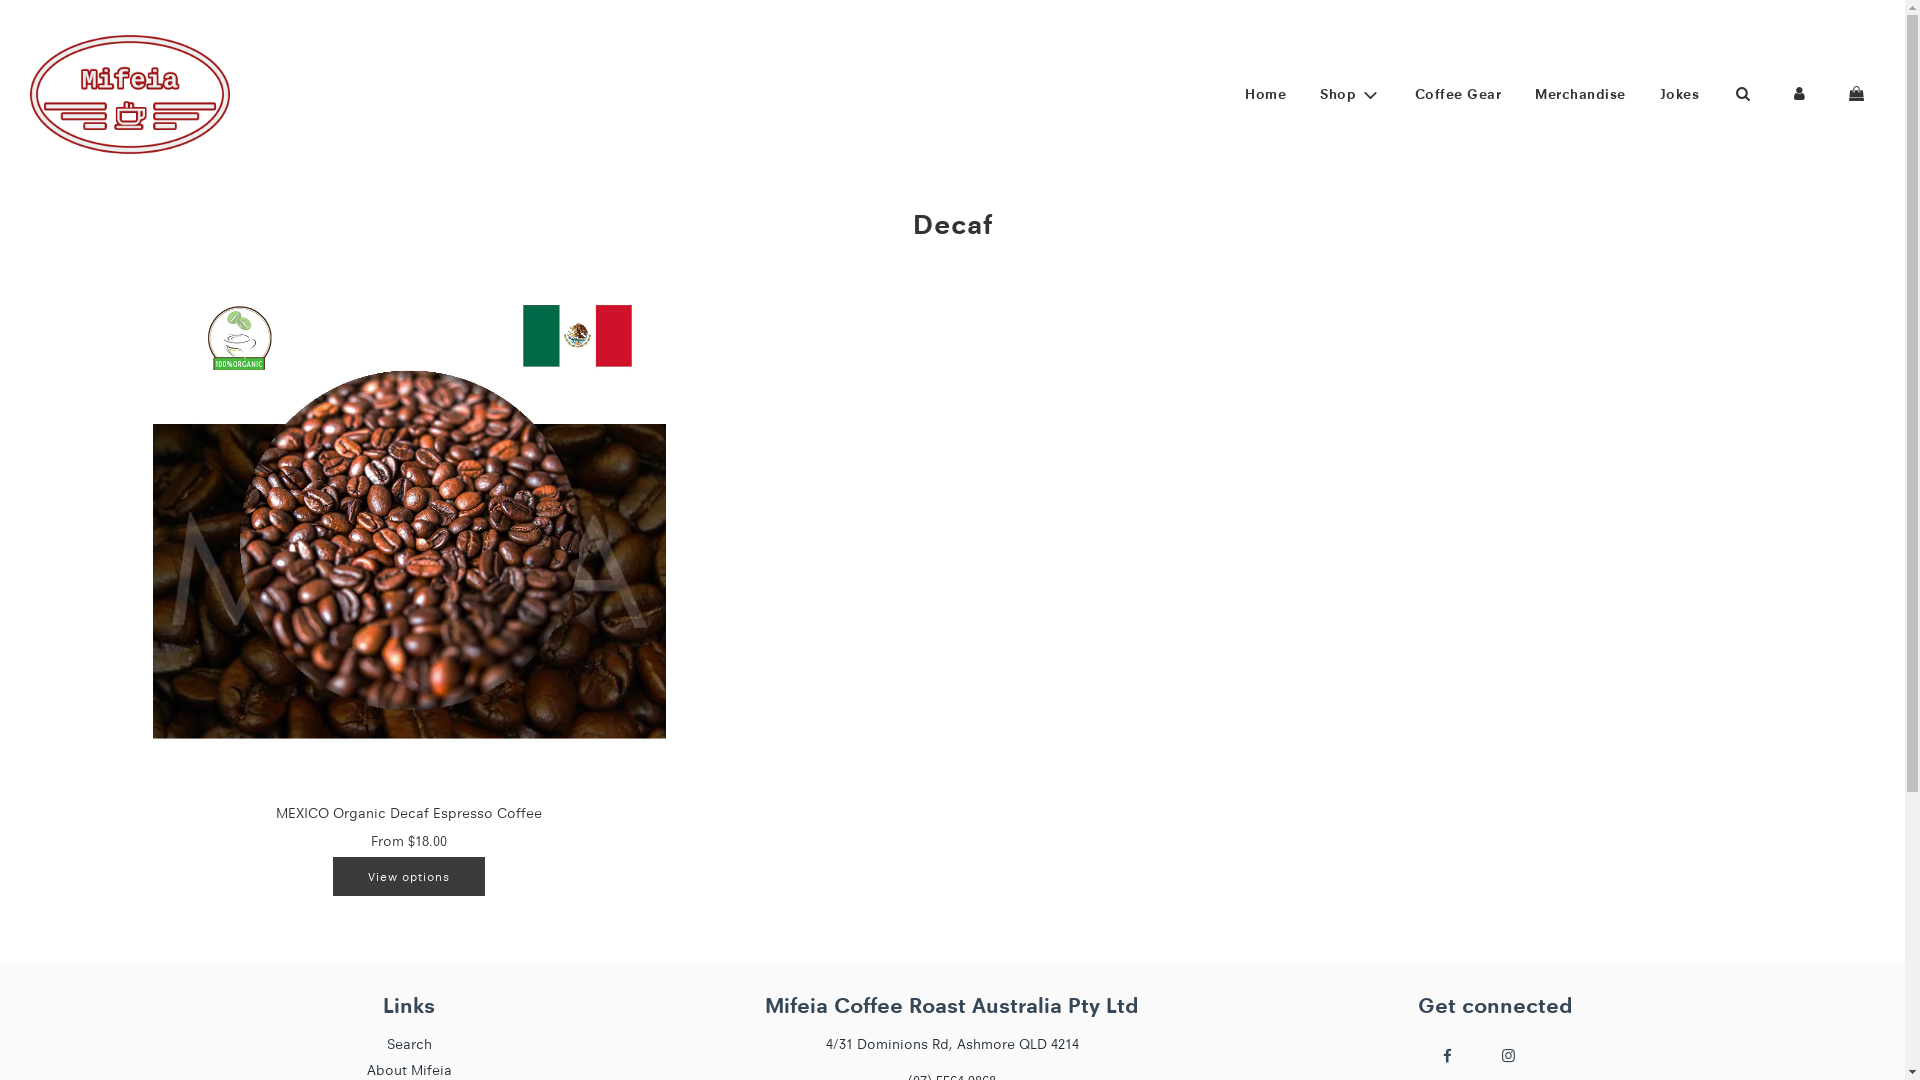  Describe the element at coordinates (1679, 93) in the screenshot. I see `'Jokes'` at that location.